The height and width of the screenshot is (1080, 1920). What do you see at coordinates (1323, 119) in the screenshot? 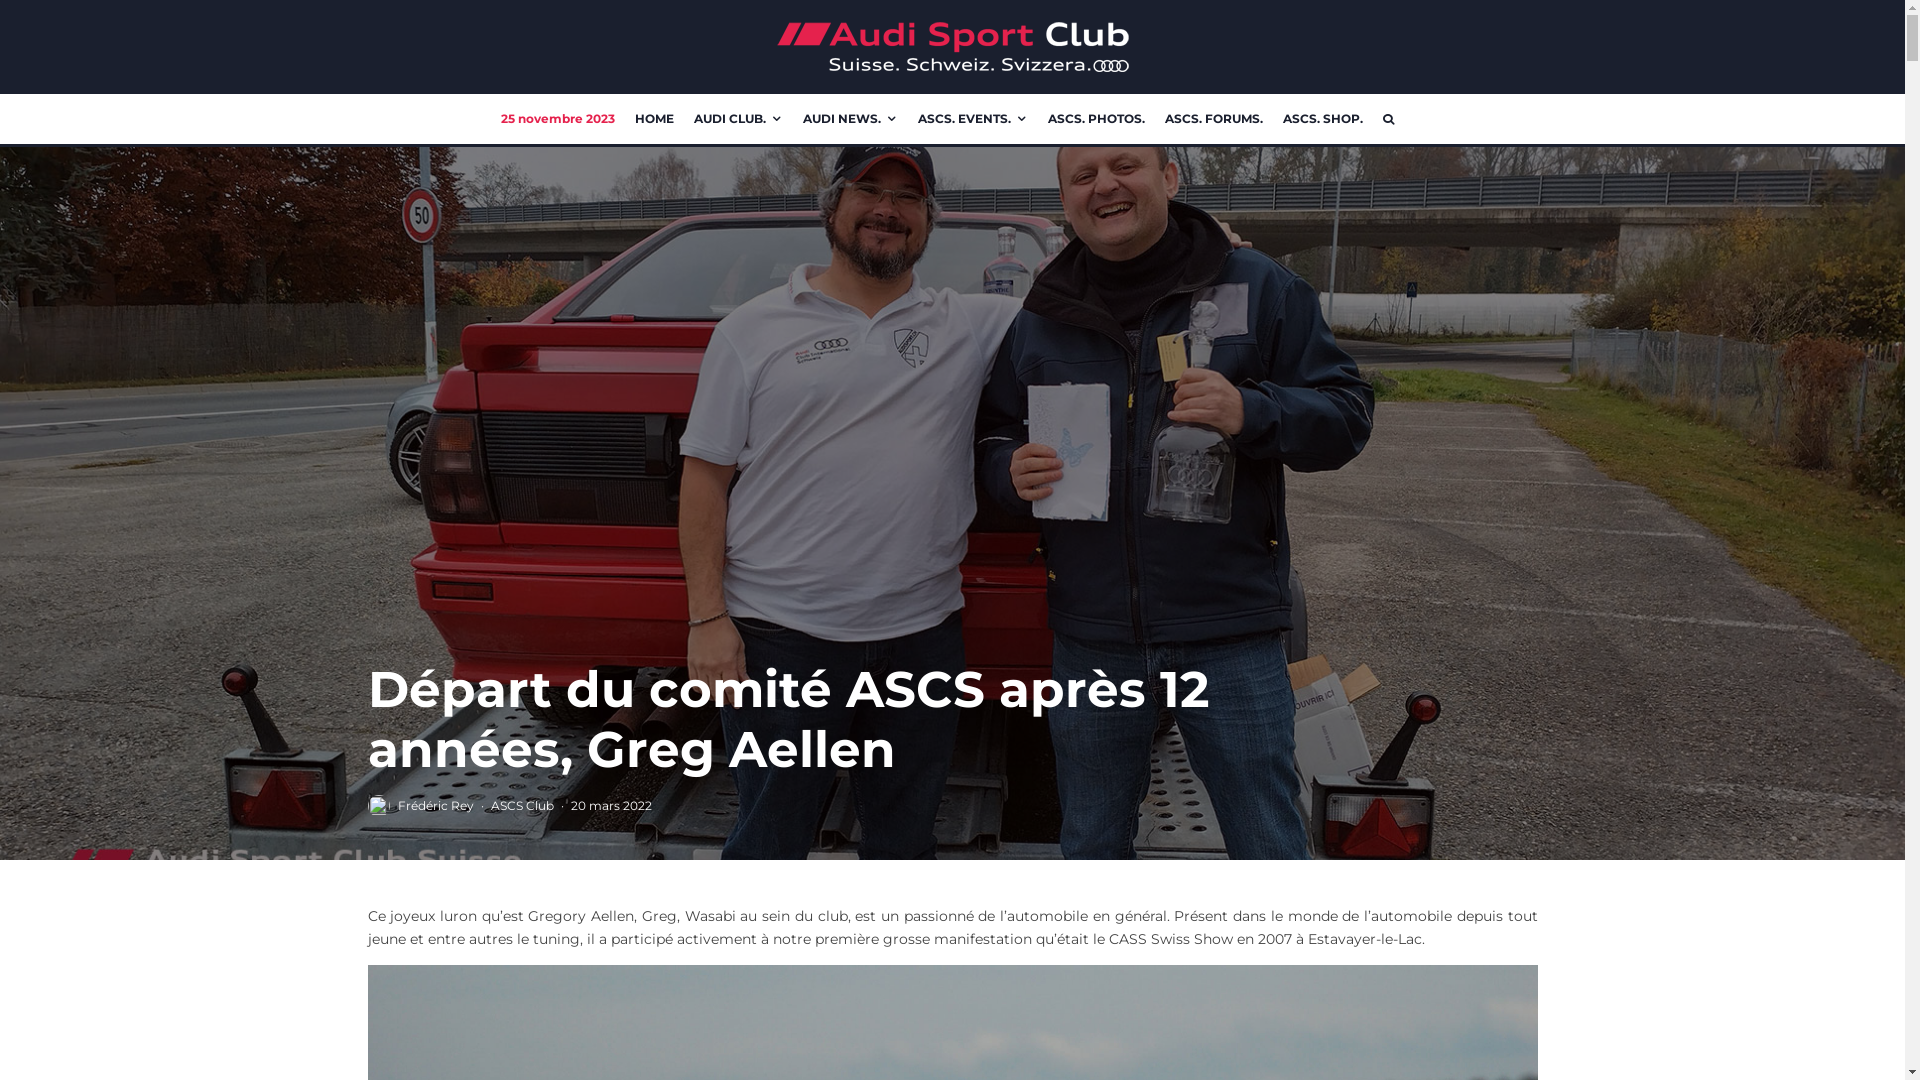
I see `'ASCS. SHOP.'` at bounding box center [1323, 119].